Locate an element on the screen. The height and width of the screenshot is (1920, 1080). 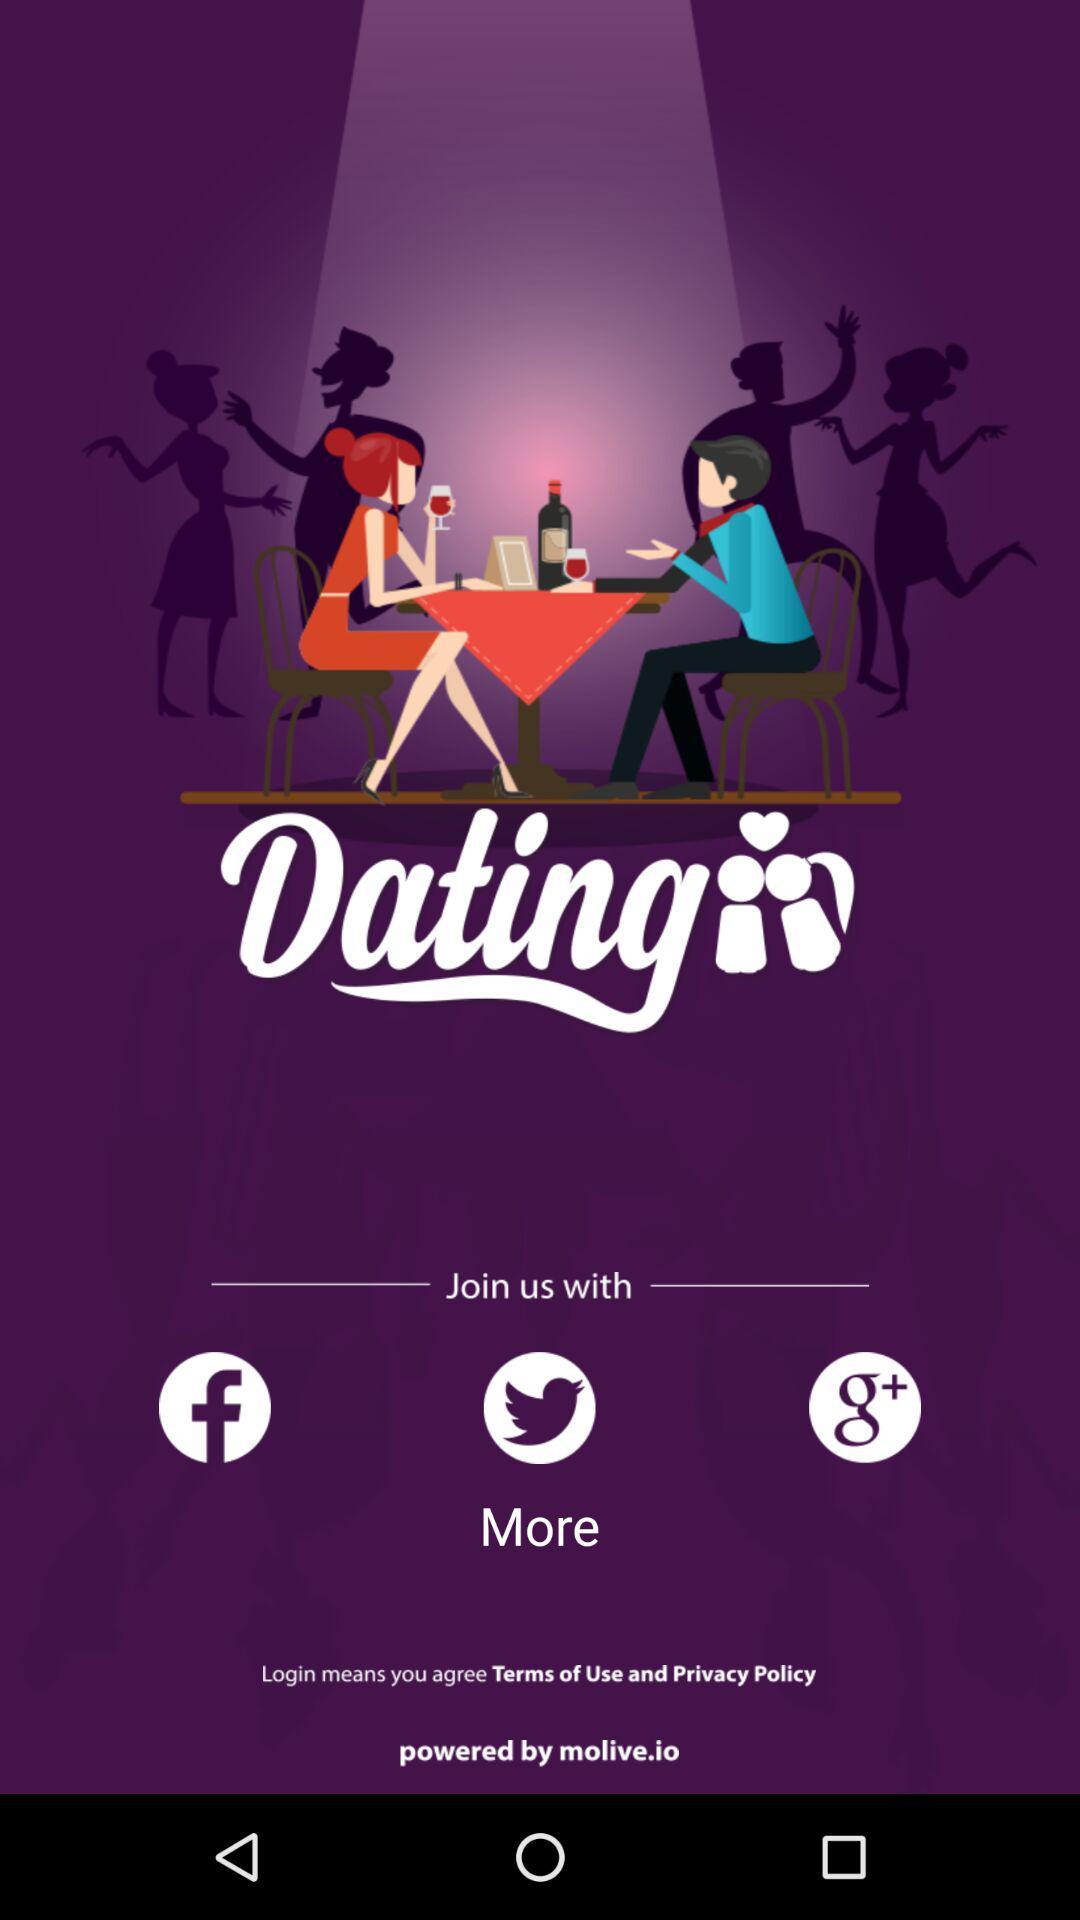
visit twitter page is located at coordinates (538, 1407).